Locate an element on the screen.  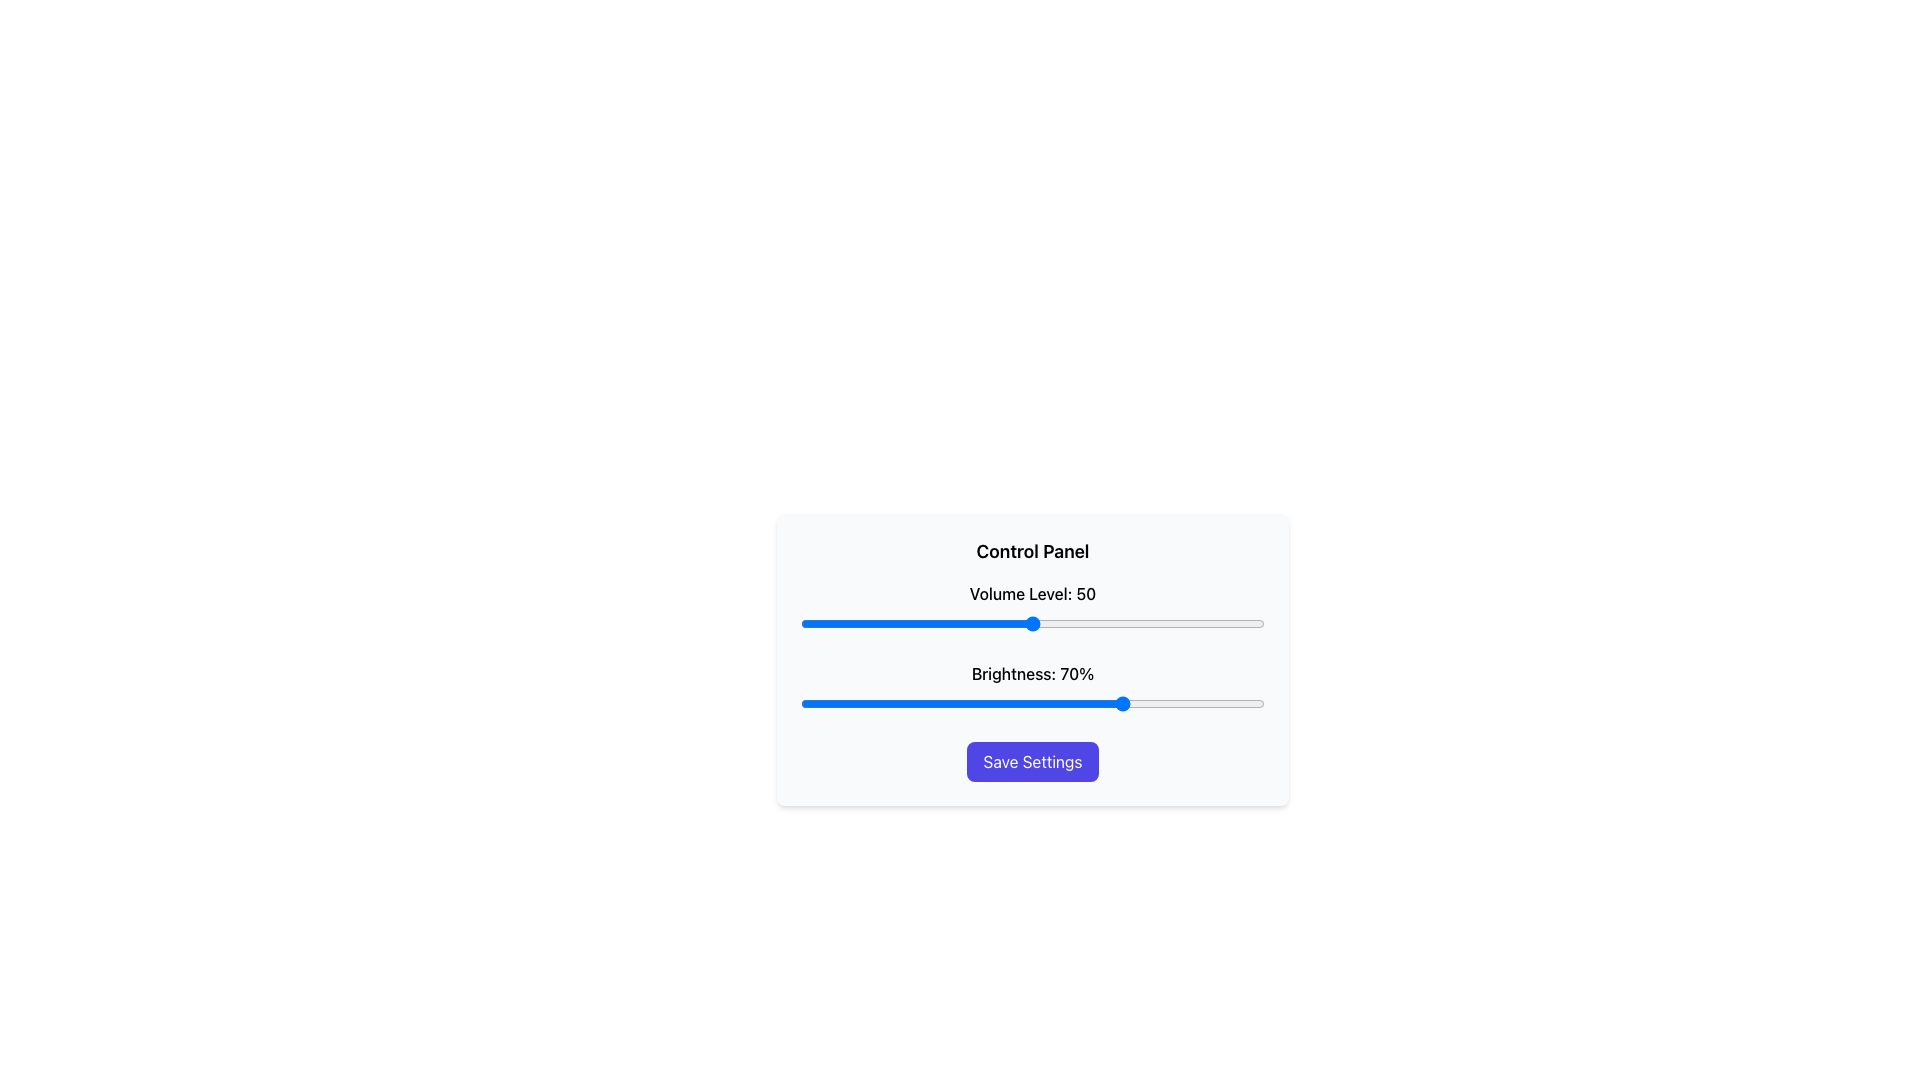
the volume level is located at coordinates (902, 623).